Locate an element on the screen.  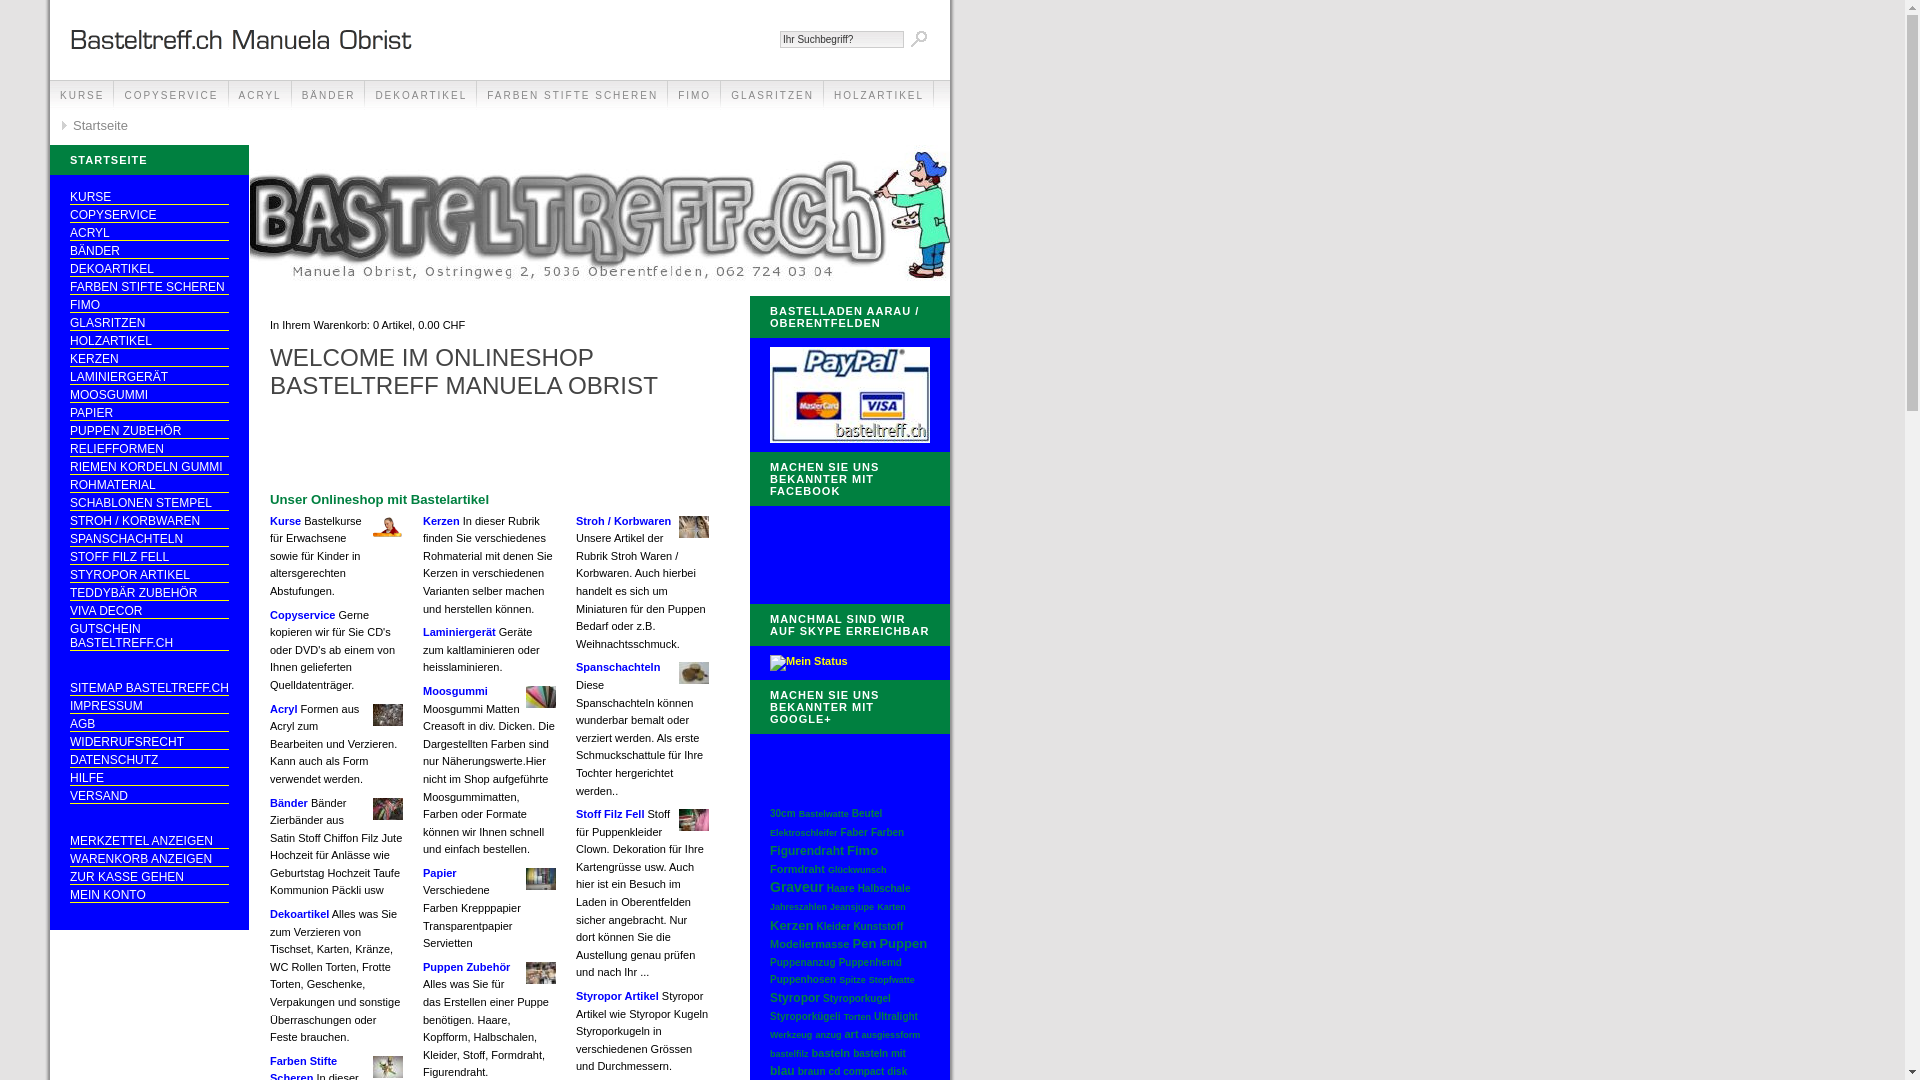
'Moosgummi' is located at coordinates (454, 689).